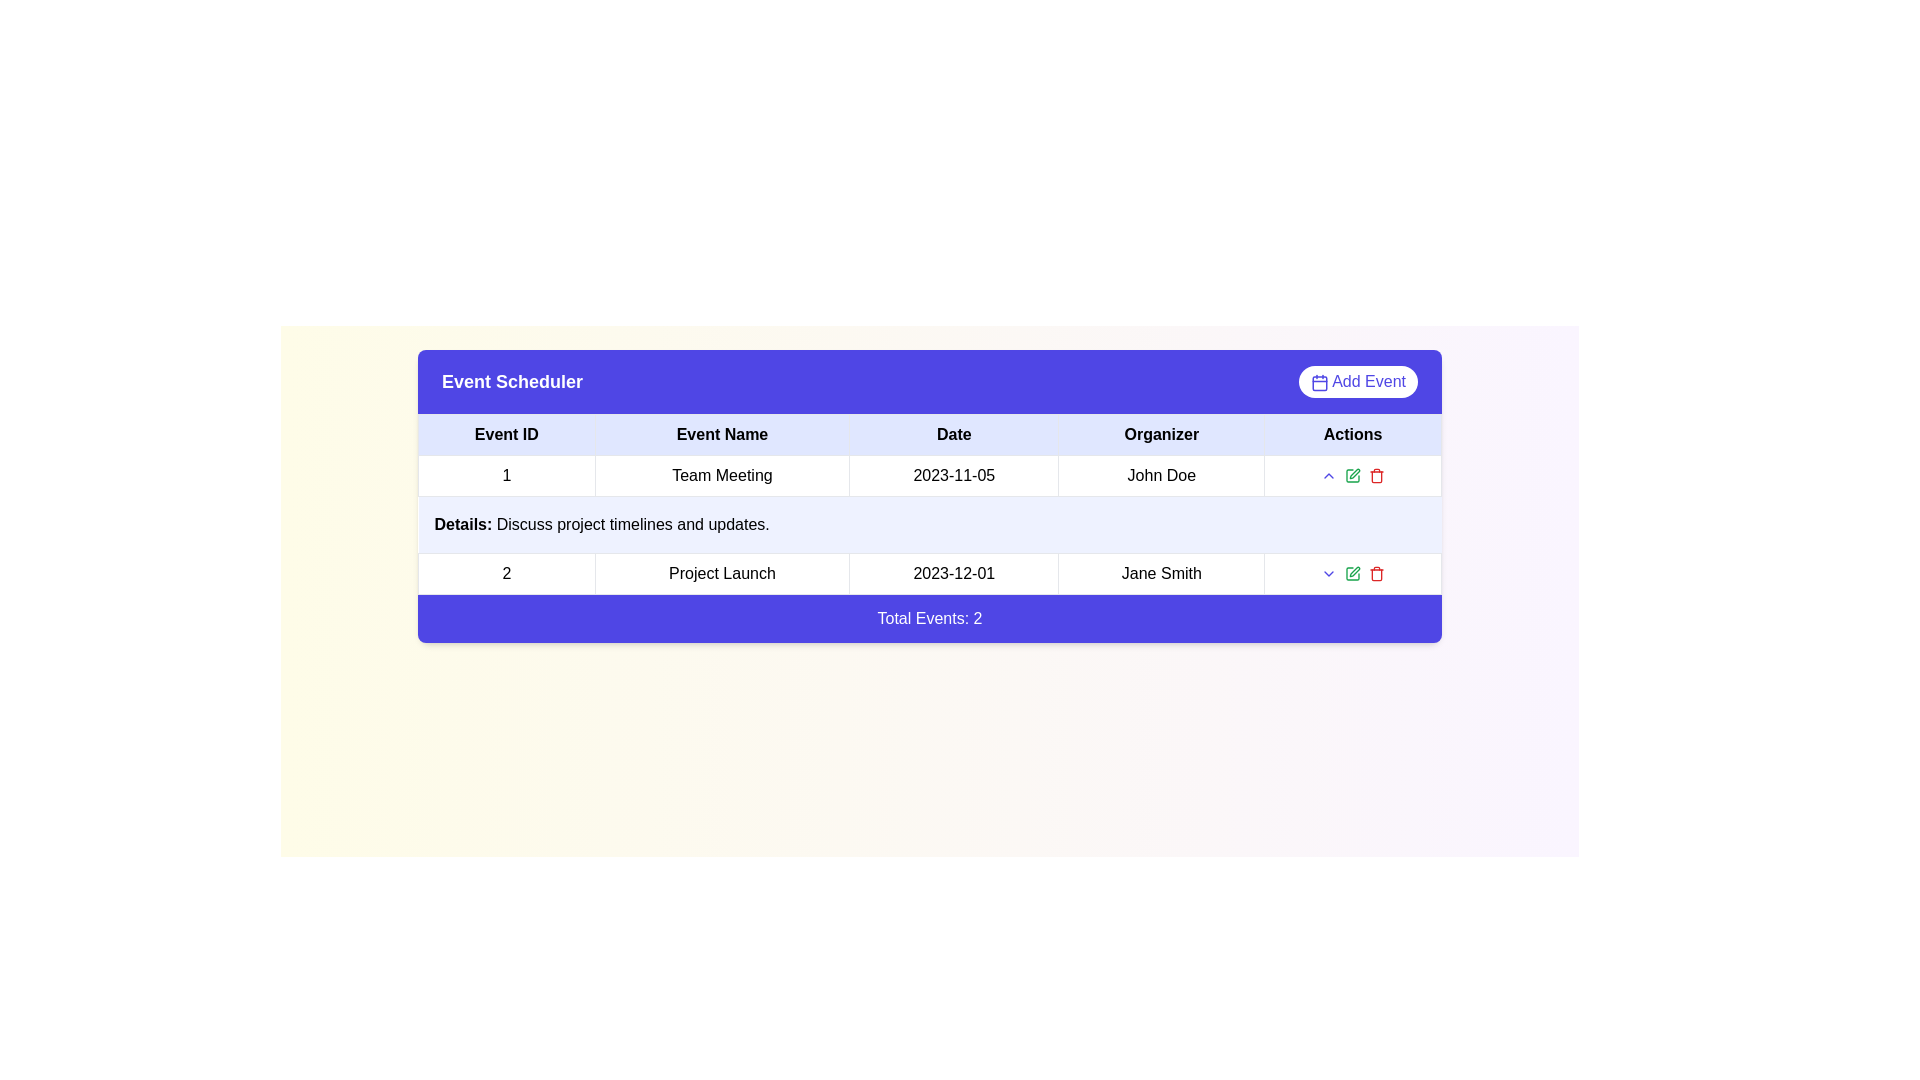 This screenshot has width=1920, height=1080. I want to click on the pen icon in the 'Actions' column of the second row, so click(1355, 474).